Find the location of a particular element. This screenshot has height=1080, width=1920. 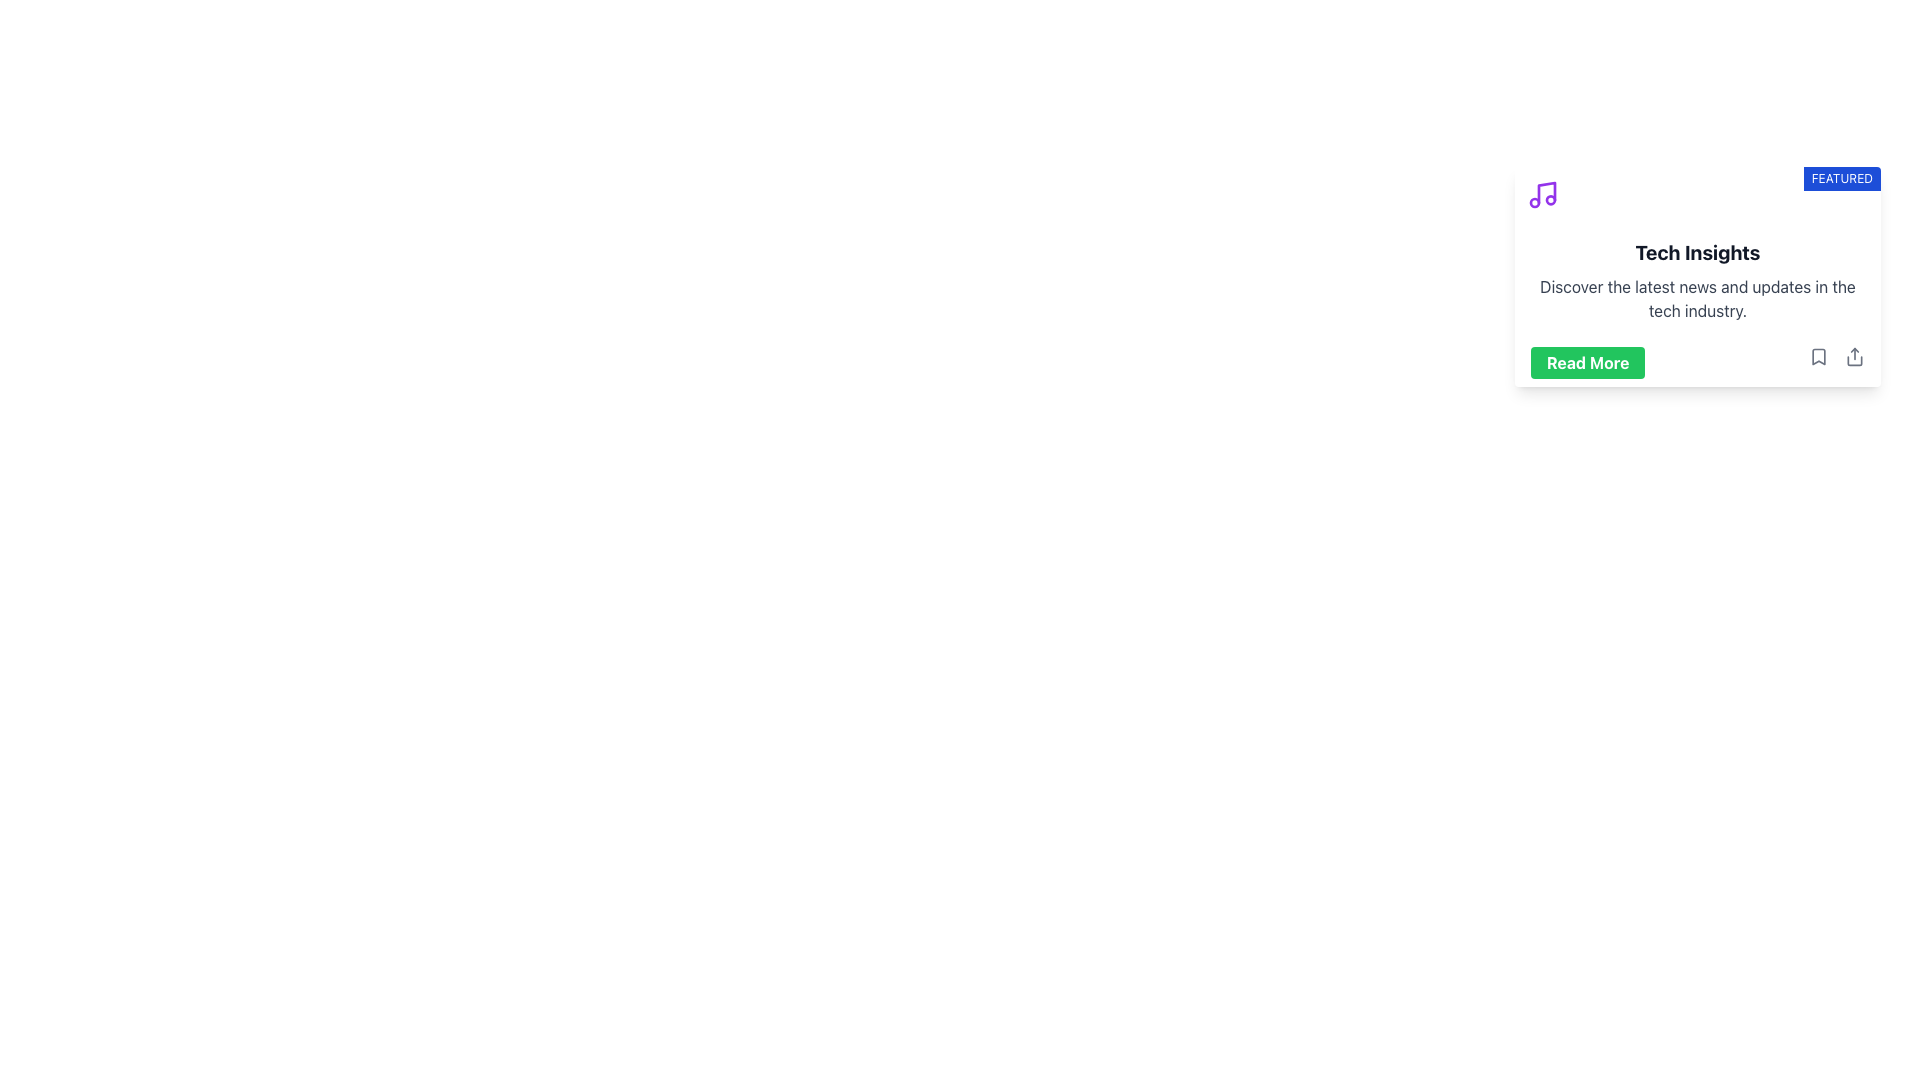

the non-interactive text block that provides a summary related to 'Tech Insights', located directly below the 'Tech Insights' title is located at coordinates (1697, 299).